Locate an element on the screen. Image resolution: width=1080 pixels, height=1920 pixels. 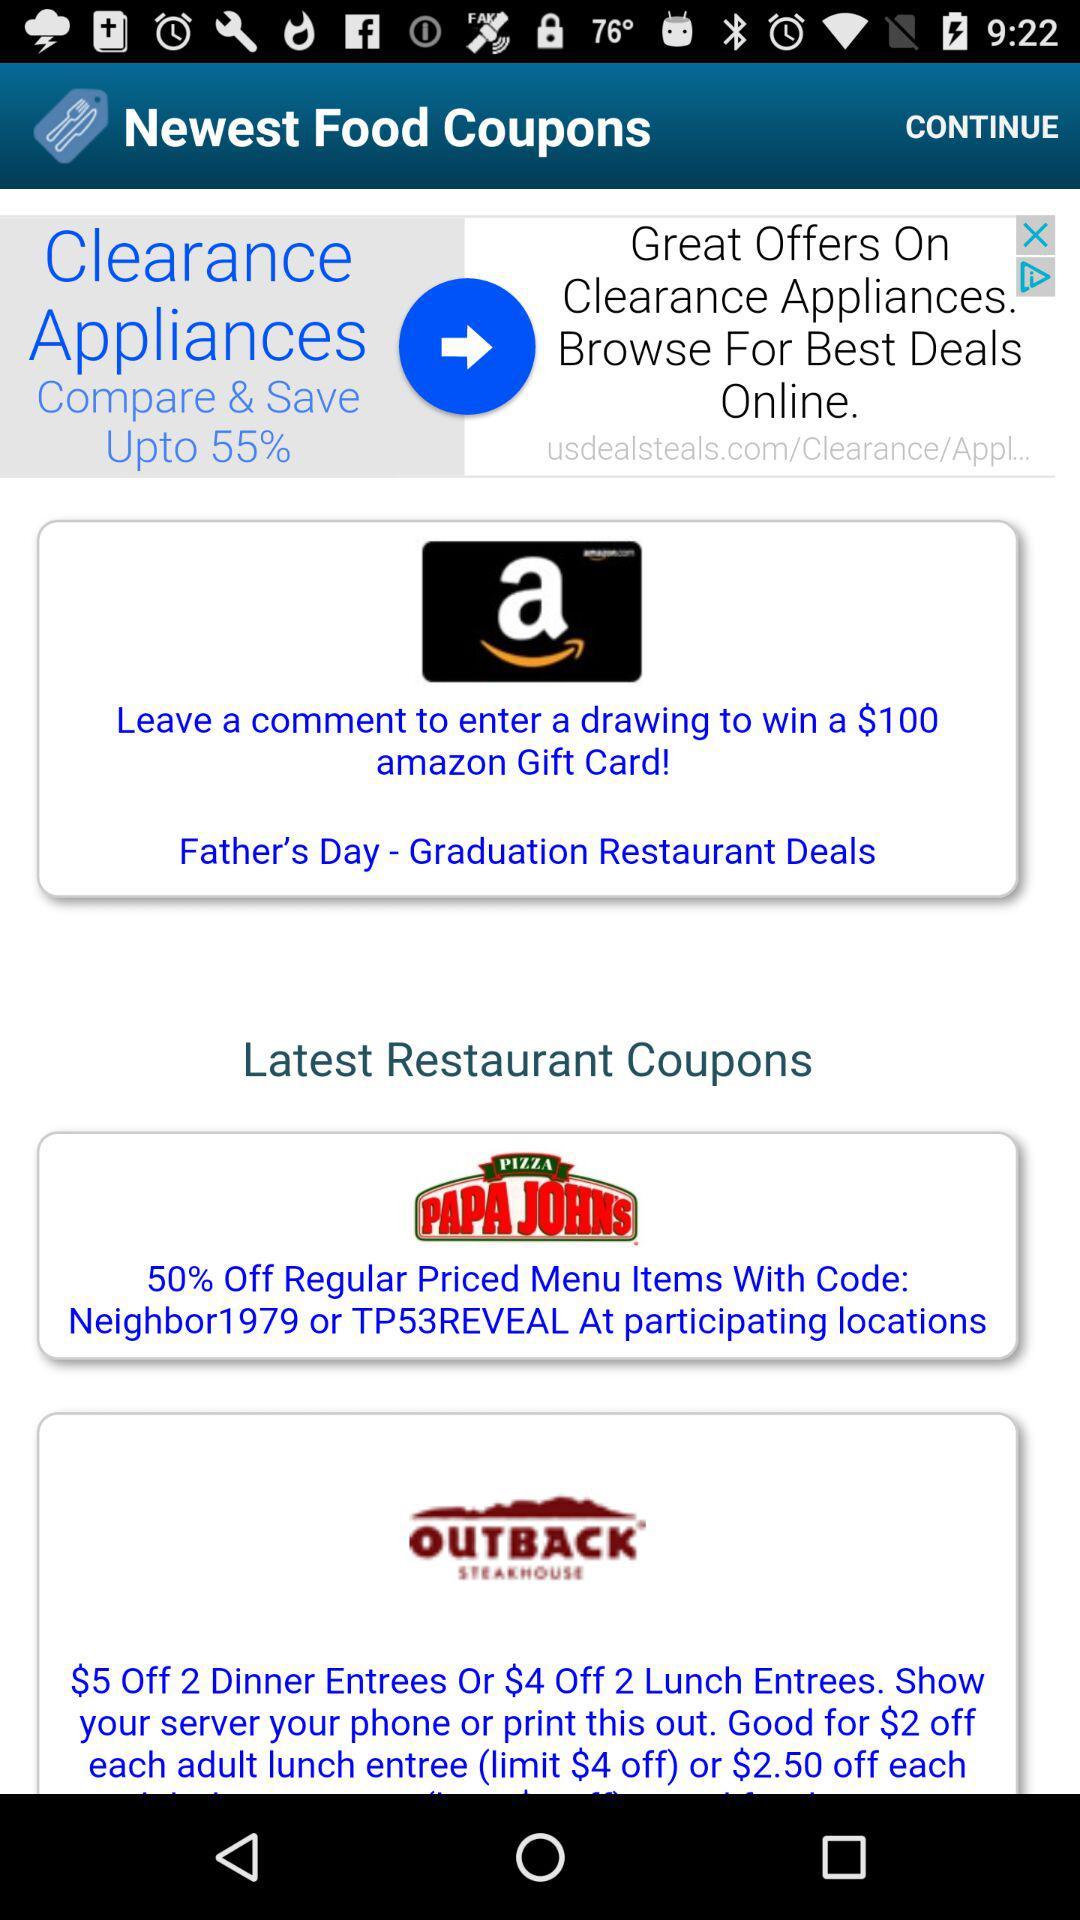
seeing the paragraph is located at coordinates (540, 991).